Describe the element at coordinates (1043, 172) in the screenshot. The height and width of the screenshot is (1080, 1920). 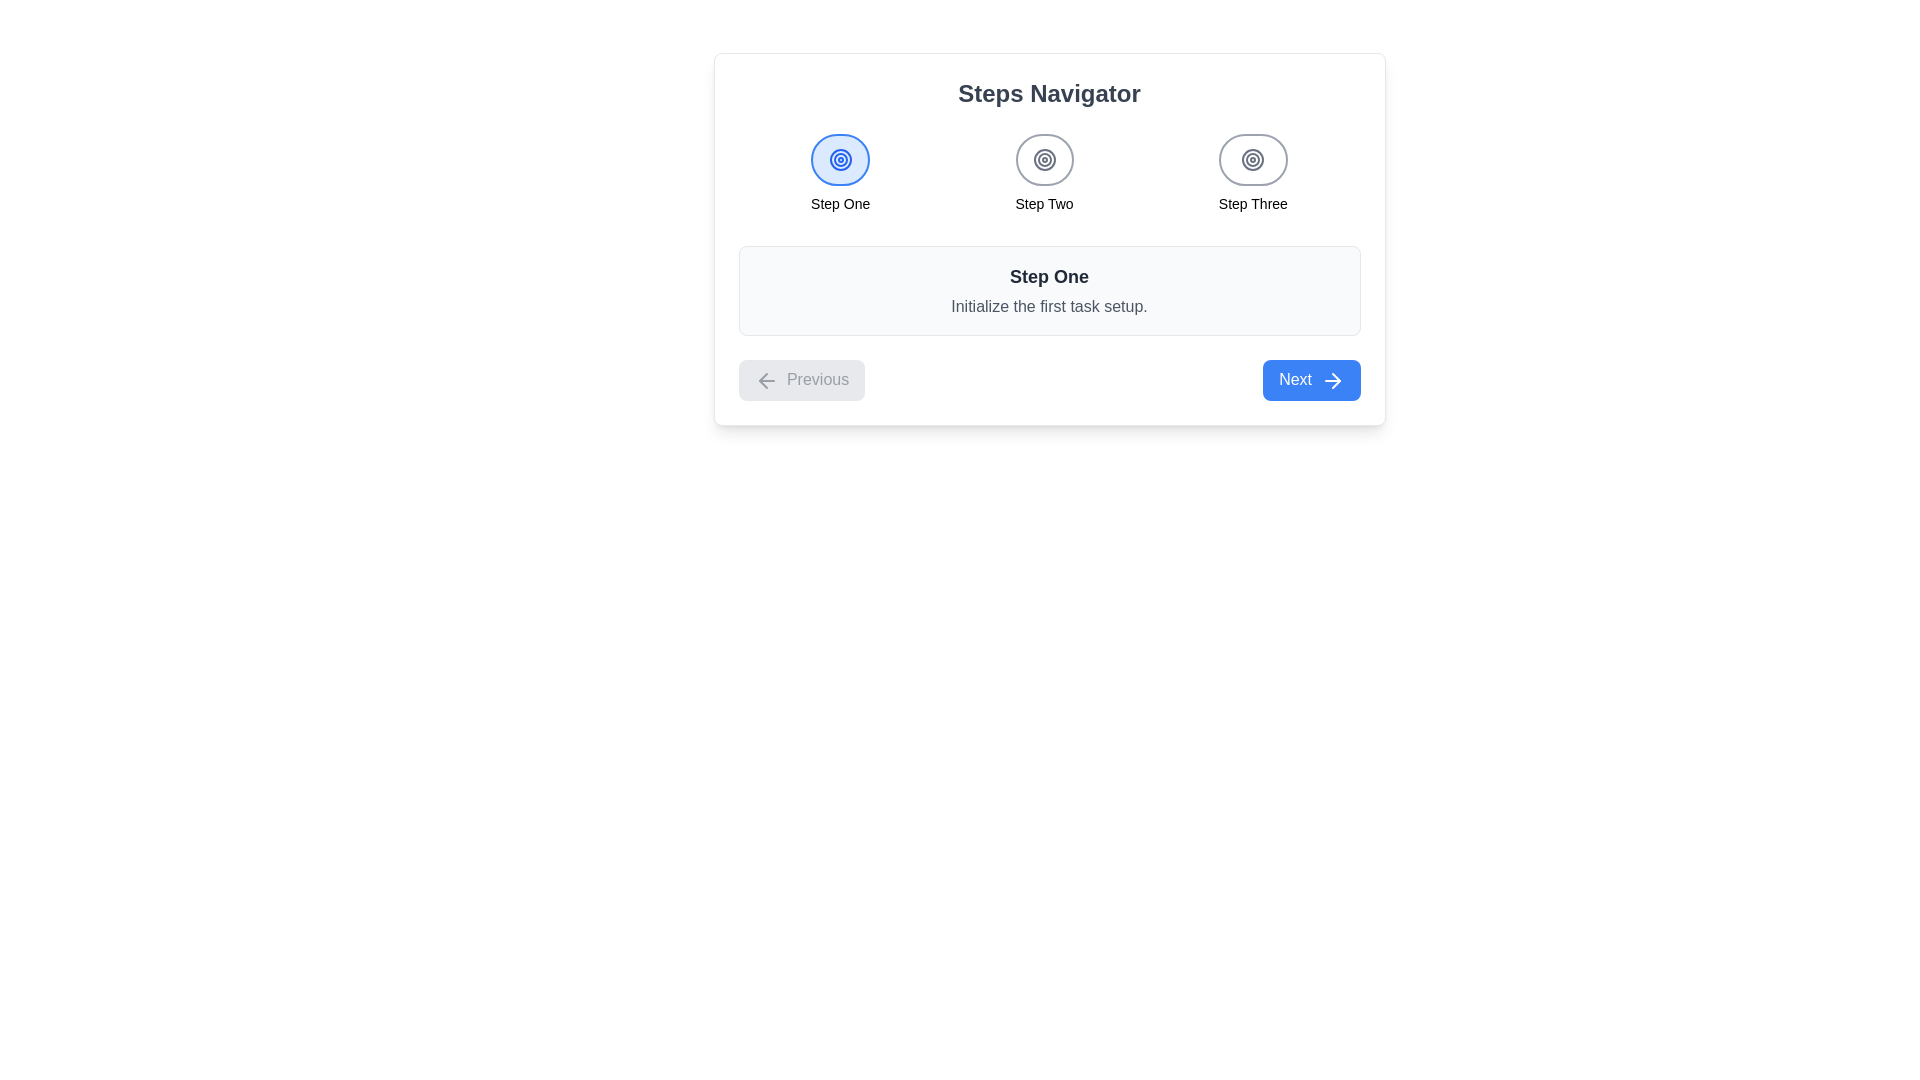
I see `the 'Step Two' text in the step indicator element, which is the second of three items in the navigation bar, visually marked by concentric circles in gray` at that location.